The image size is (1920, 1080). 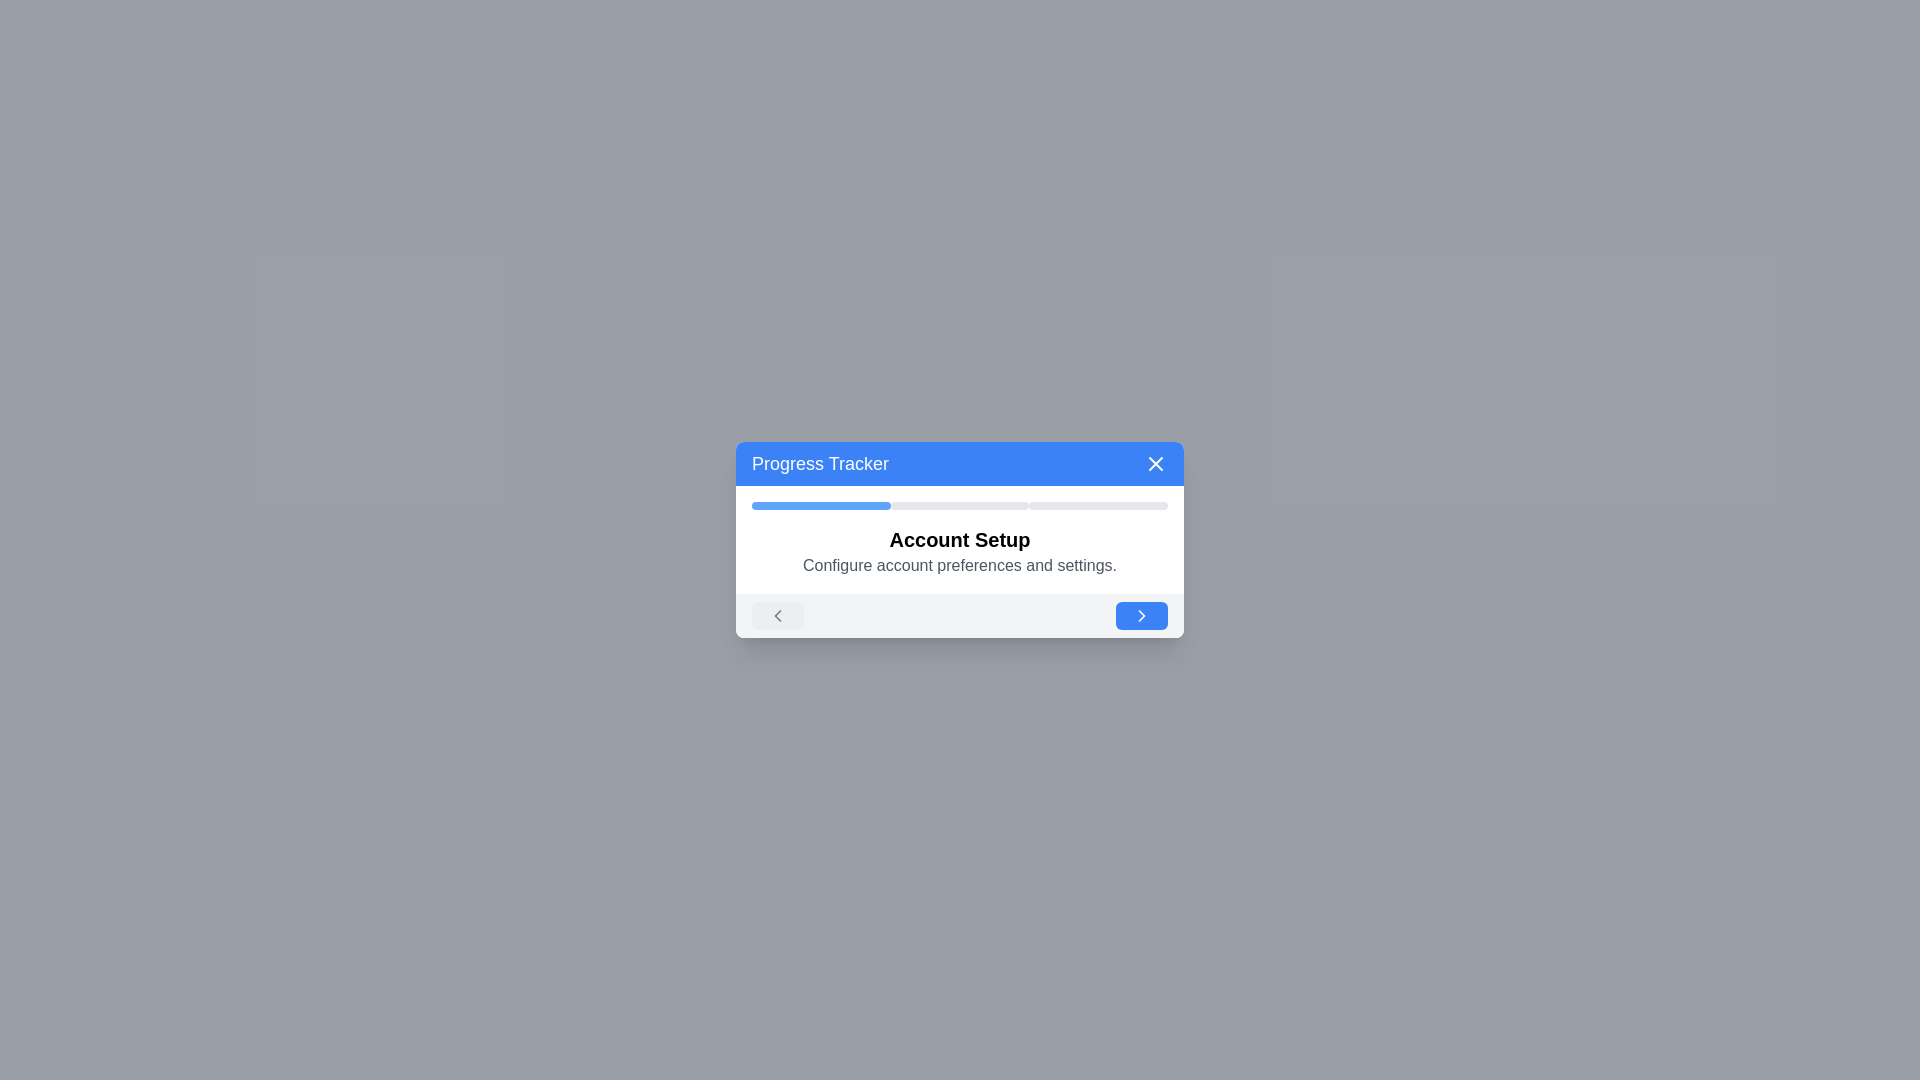 What do you see at coordinates (960, 566) in the screenshot?
I see `the text label reading 'Configure account preferences and settings.' which is styled in gray font and positioned beneath the 'Account Setup' title` at bounding box center [960, 566].